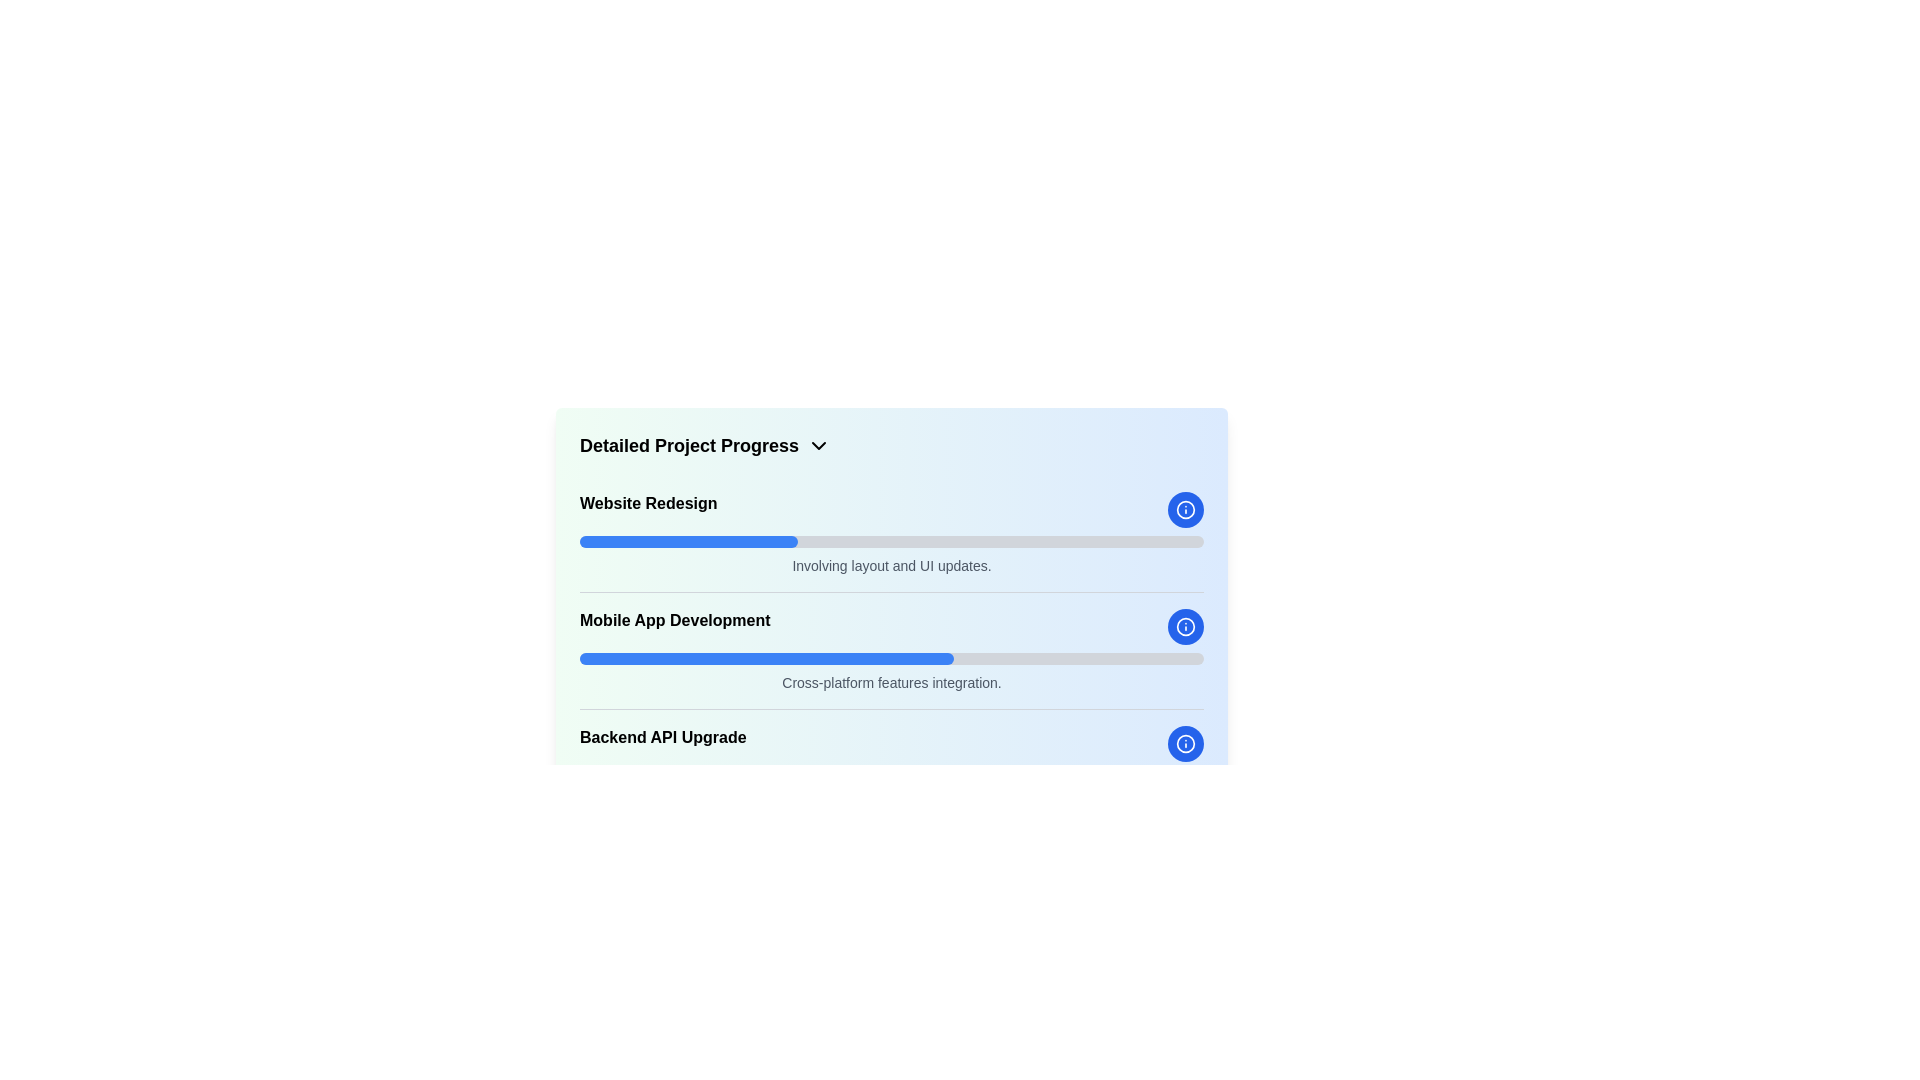 The height and width of the screenshot is (1080, 1920). What do you see at coordinates (766, 659) in the screenshot?
I see `the blue progress bar segment that spans approximately 60% of the horizontal bar located beneath the 'Mobile App Development' label` at bounding box center [766, 659].